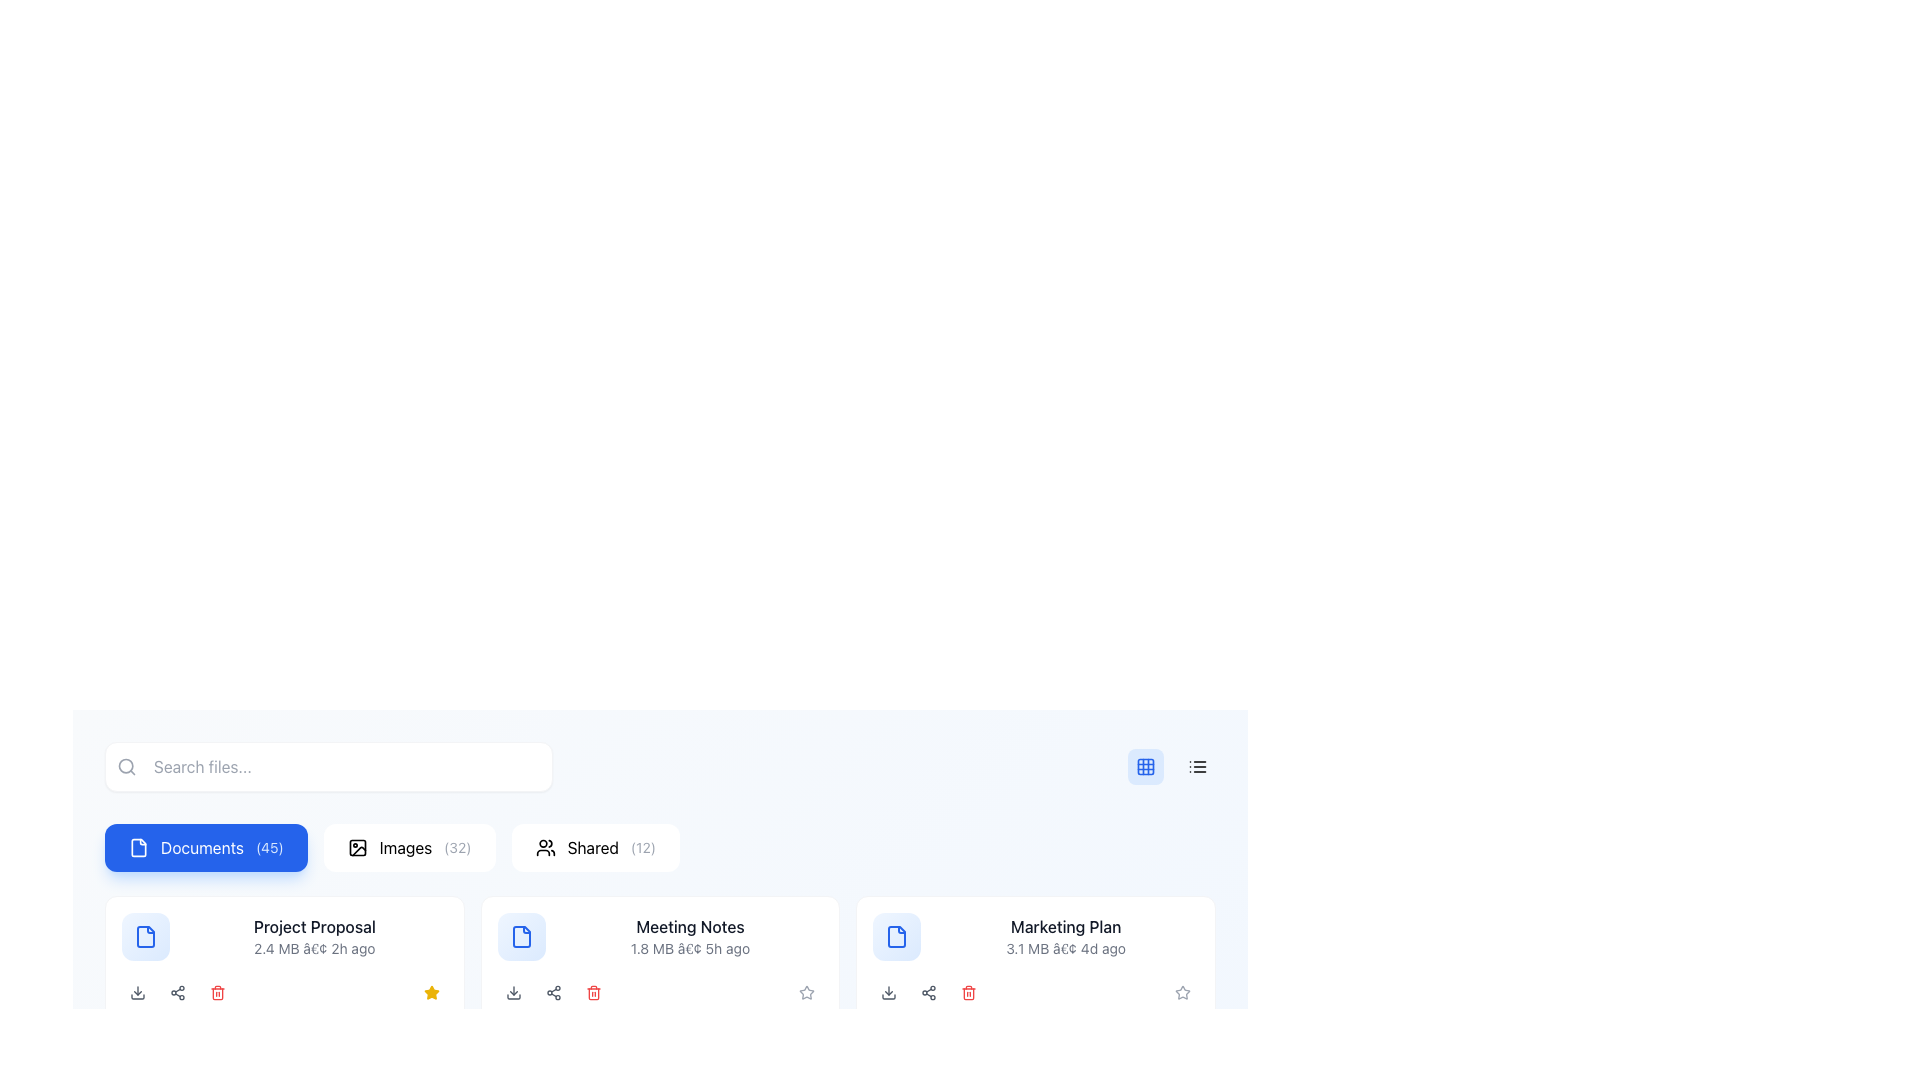  Describe the element at coordinates (144, 937) in the screenshot. I see `the document icon representing the 'Project Proposal' entry, which is a blue outlined SVG graphic with rounded corners located in the top-left corner of the file items` at that location.